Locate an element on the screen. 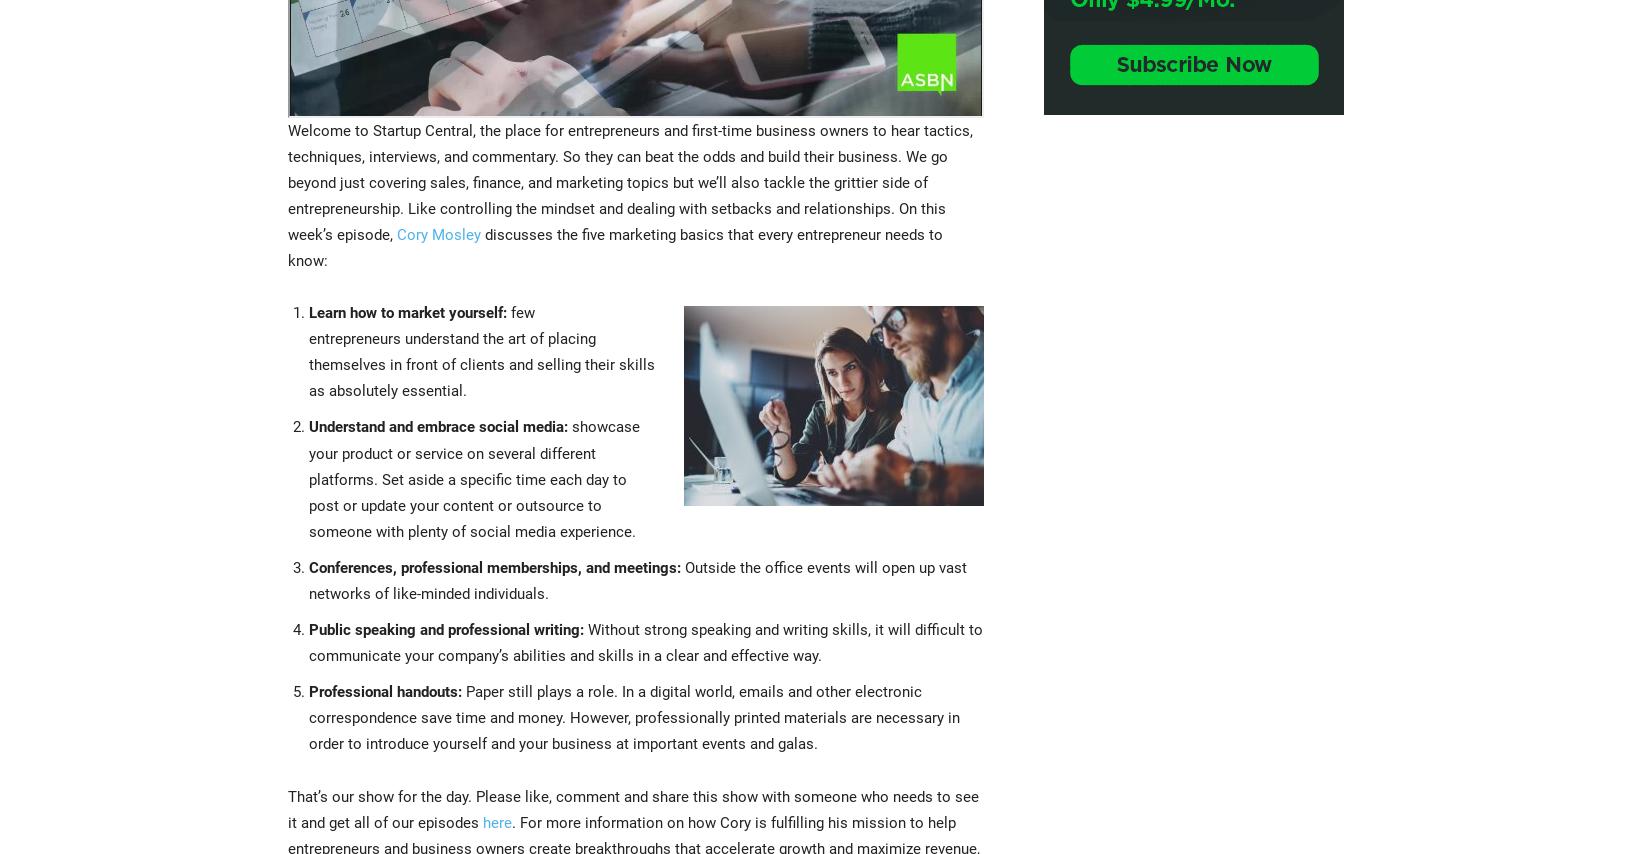 This screenshot has width=1644, height=854. 'Outside the office events will open up vast networks of like-minded individuals.' is located at coordinates (638, 580).